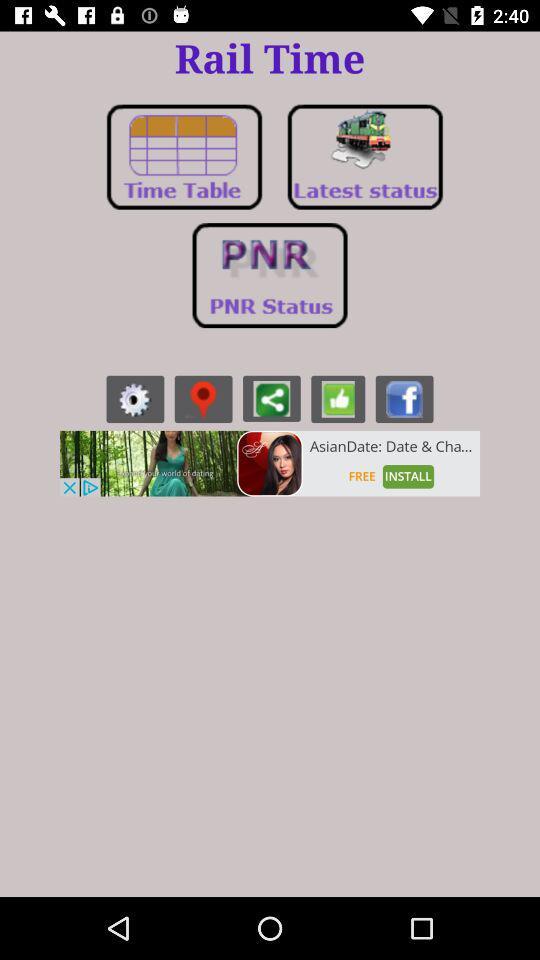 This screenshot has width=540, height=960. What do you see at coordinates (404, 398) in the screenshot?
I see `the facebook icon` at bounding box center [404, 398].